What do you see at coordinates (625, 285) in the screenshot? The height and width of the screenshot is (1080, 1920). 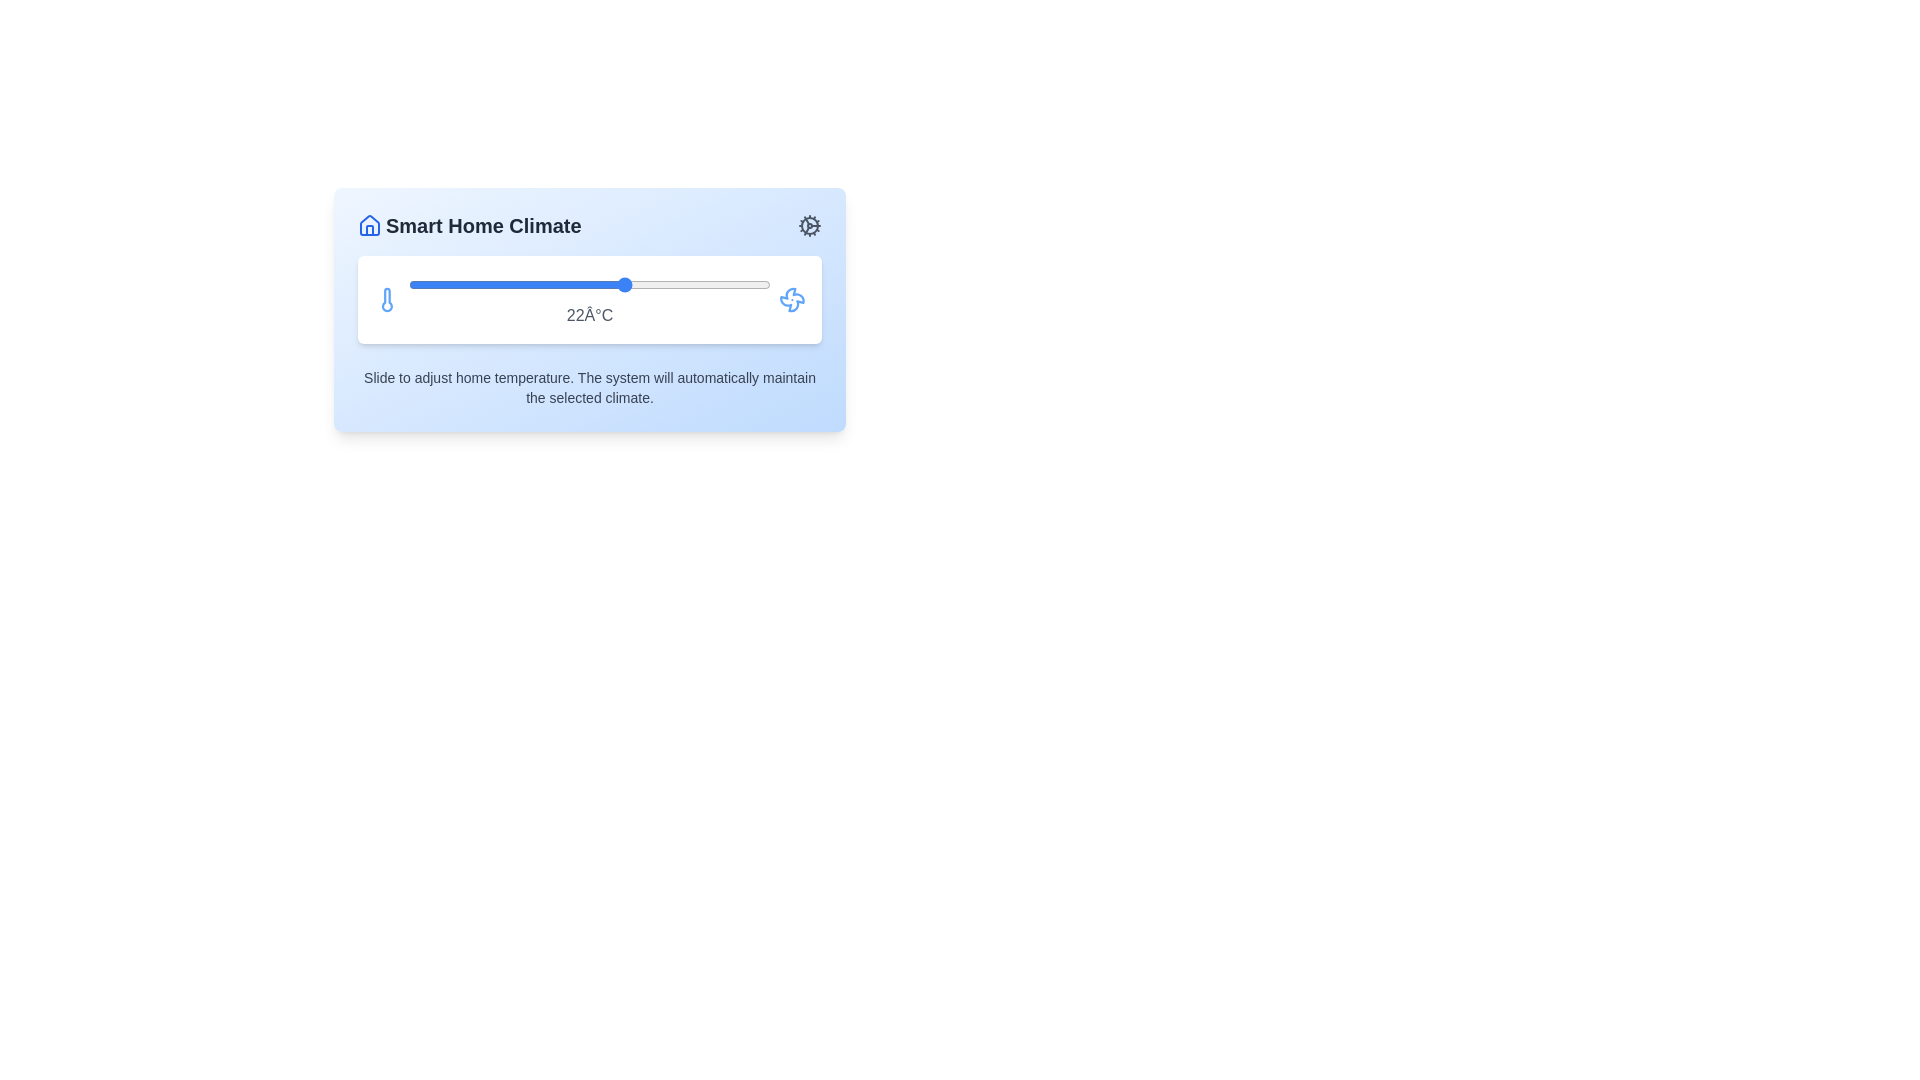 I see `the temperature to 22°C using the slider` at bounding box center [625, 285].